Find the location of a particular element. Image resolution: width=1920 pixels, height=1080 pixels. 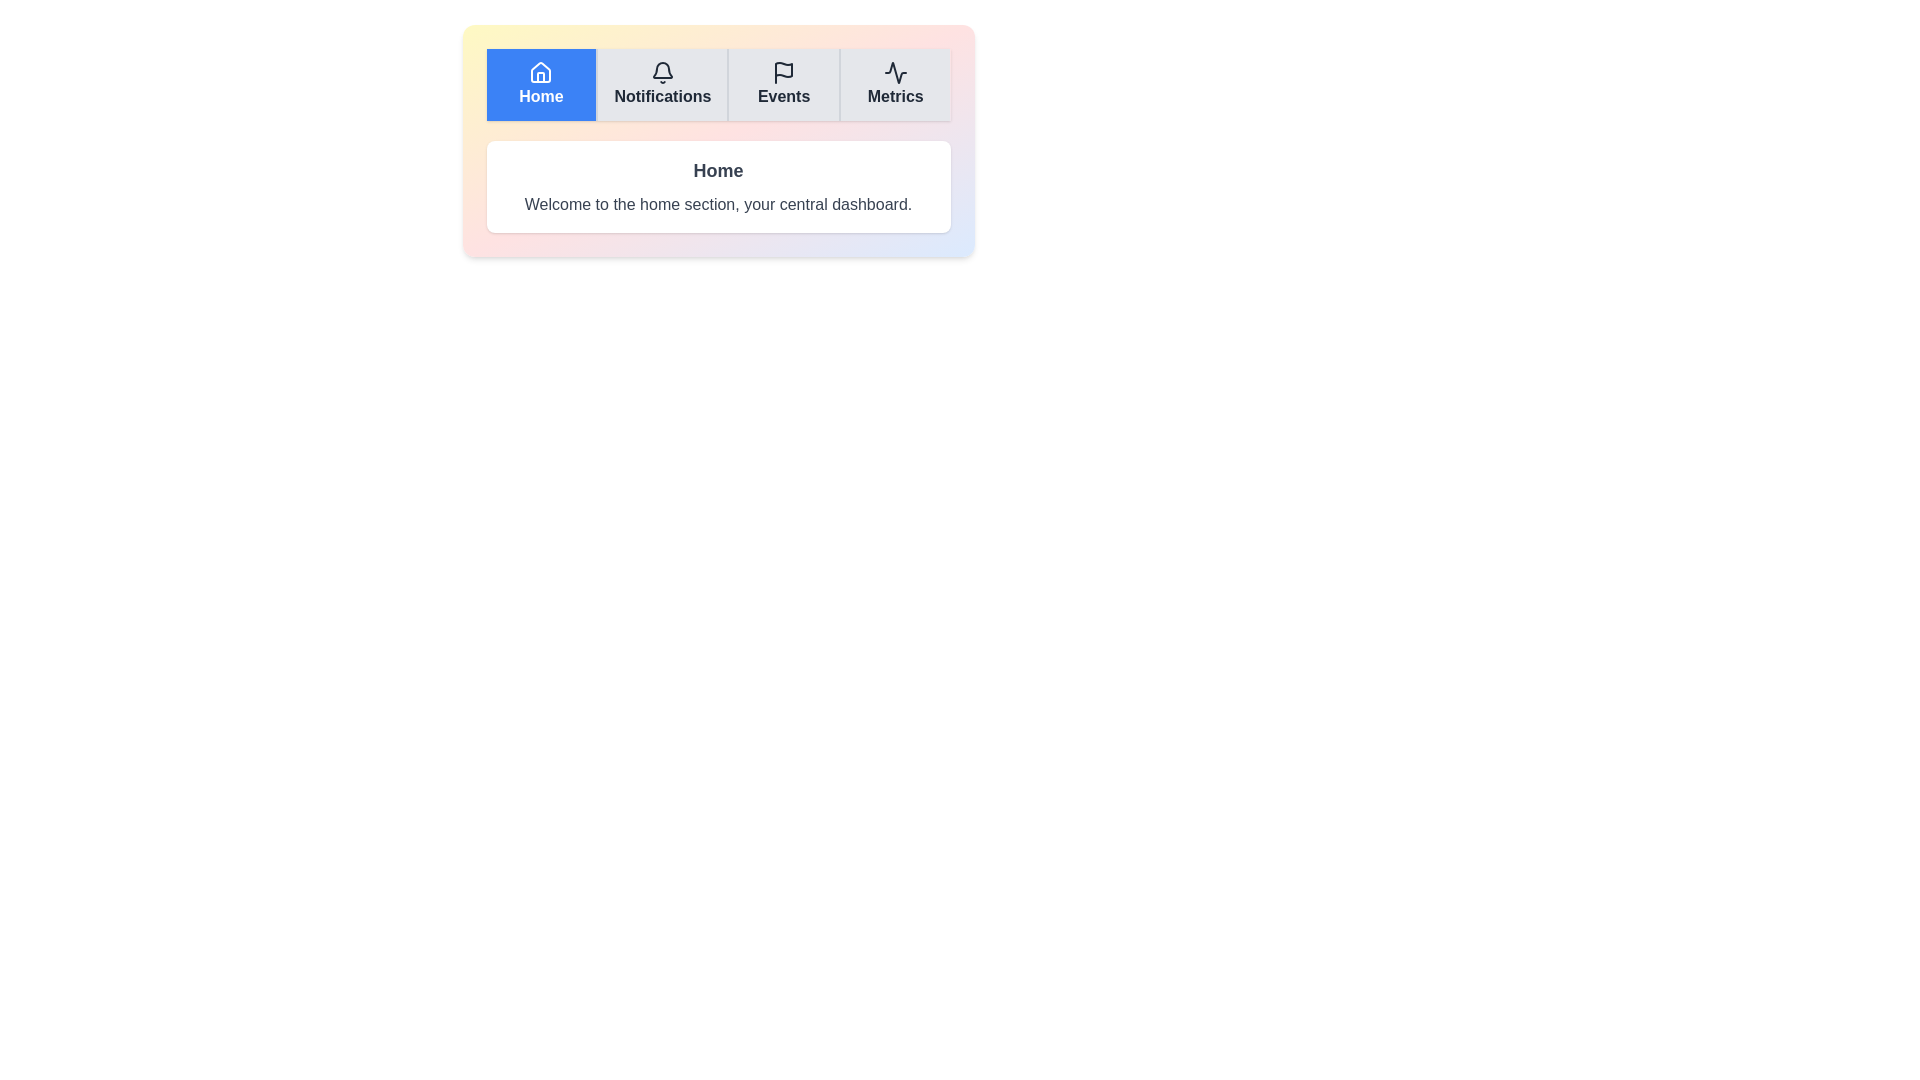

the Metrics tab is located at coordinates (893, 83).